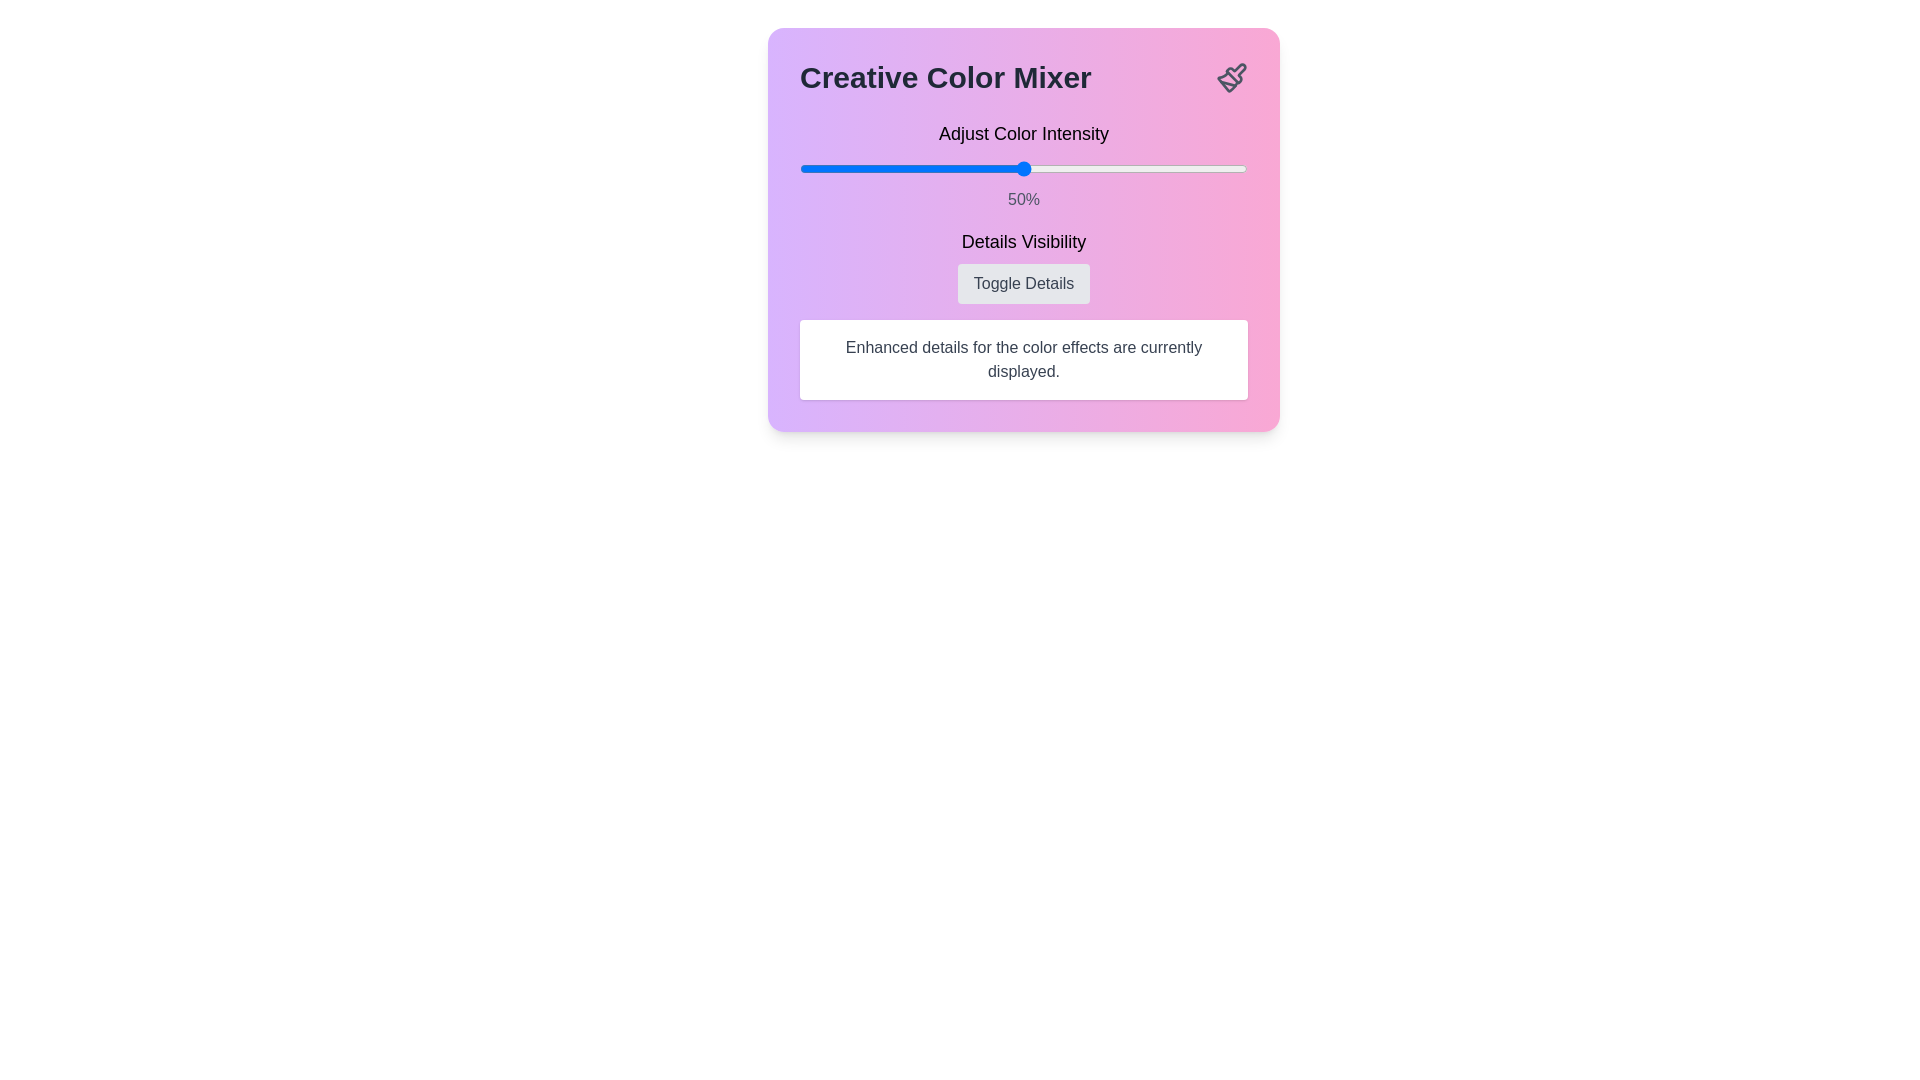  What do you see at coordinates (1231, 76) in the screenshot?
I see `the painting or color-related tool icon located at the top-right corner of the 'Creative Color Mixer' panel` at bounding box center [1231, 76].